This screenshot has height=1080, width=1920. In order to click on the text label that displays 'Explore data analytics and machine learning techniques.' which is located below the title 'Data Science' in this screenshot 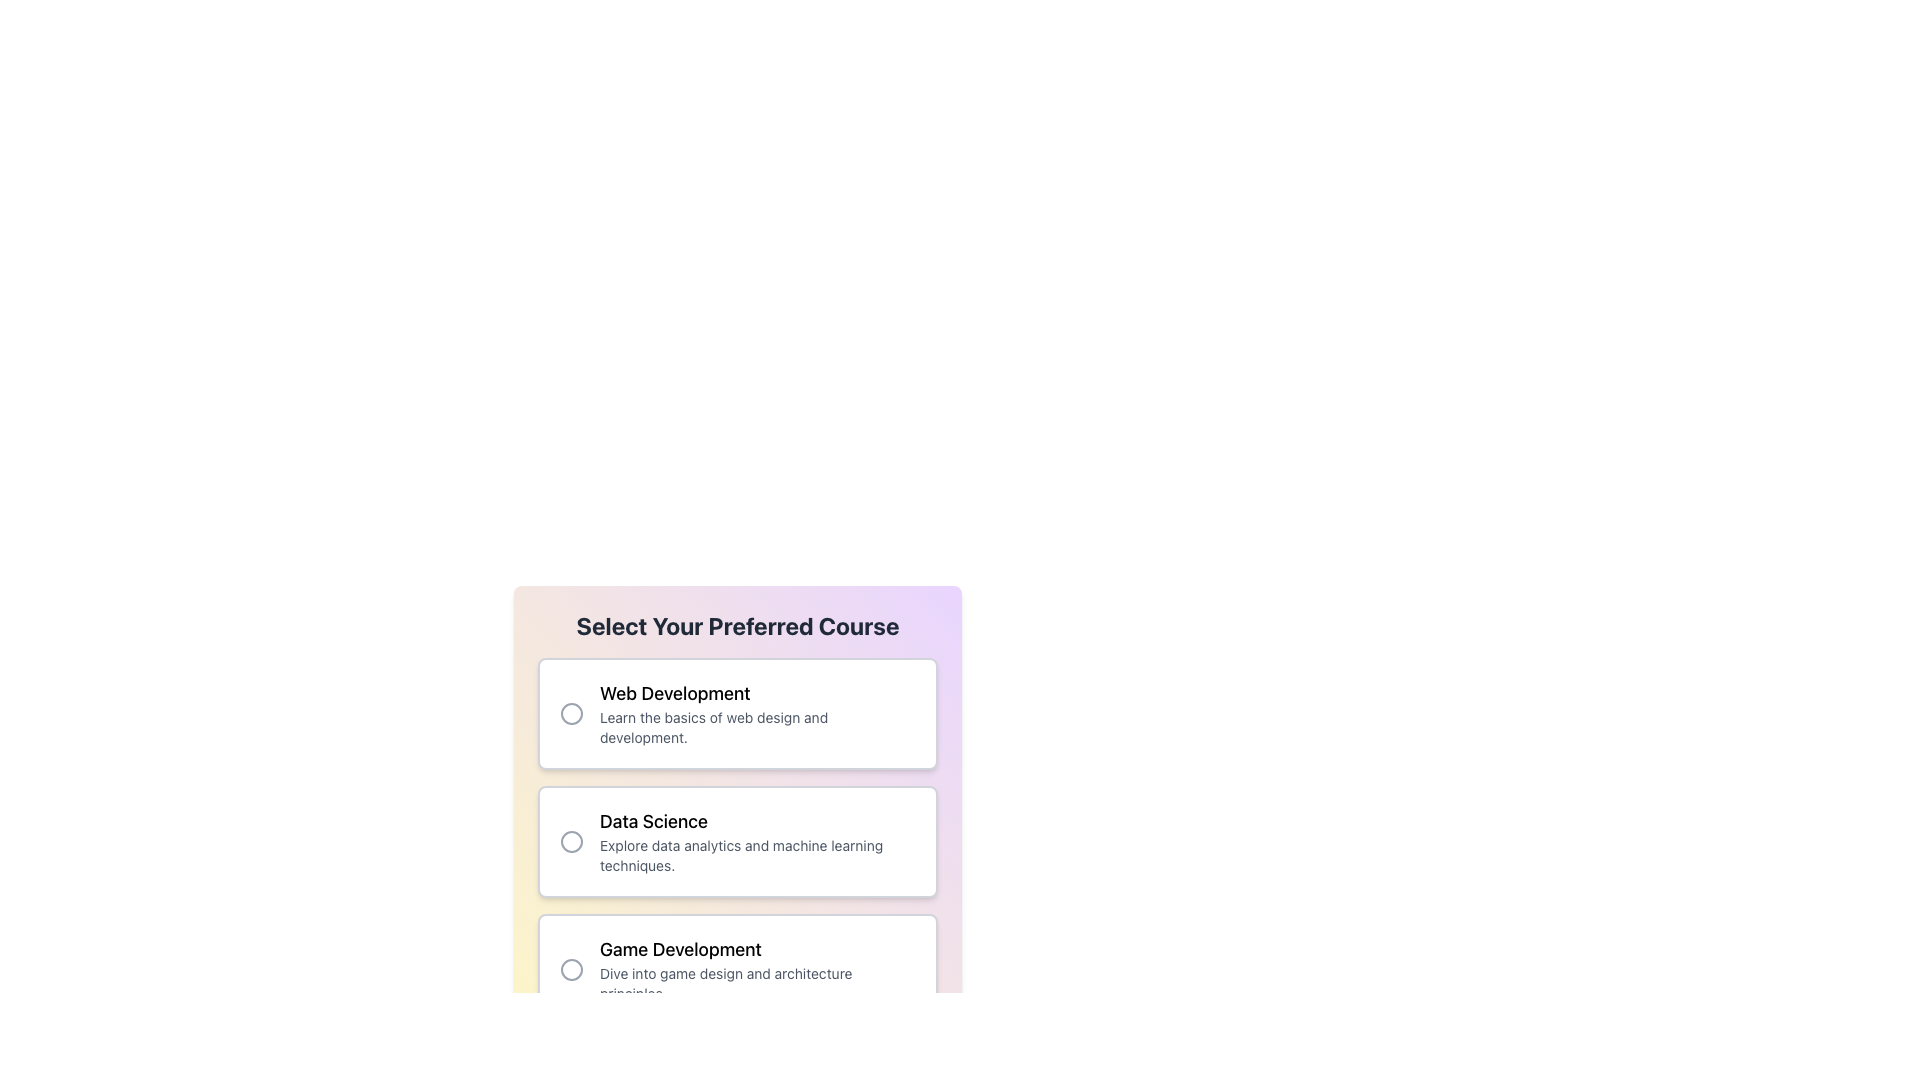, I will do `click(757, 855)`.